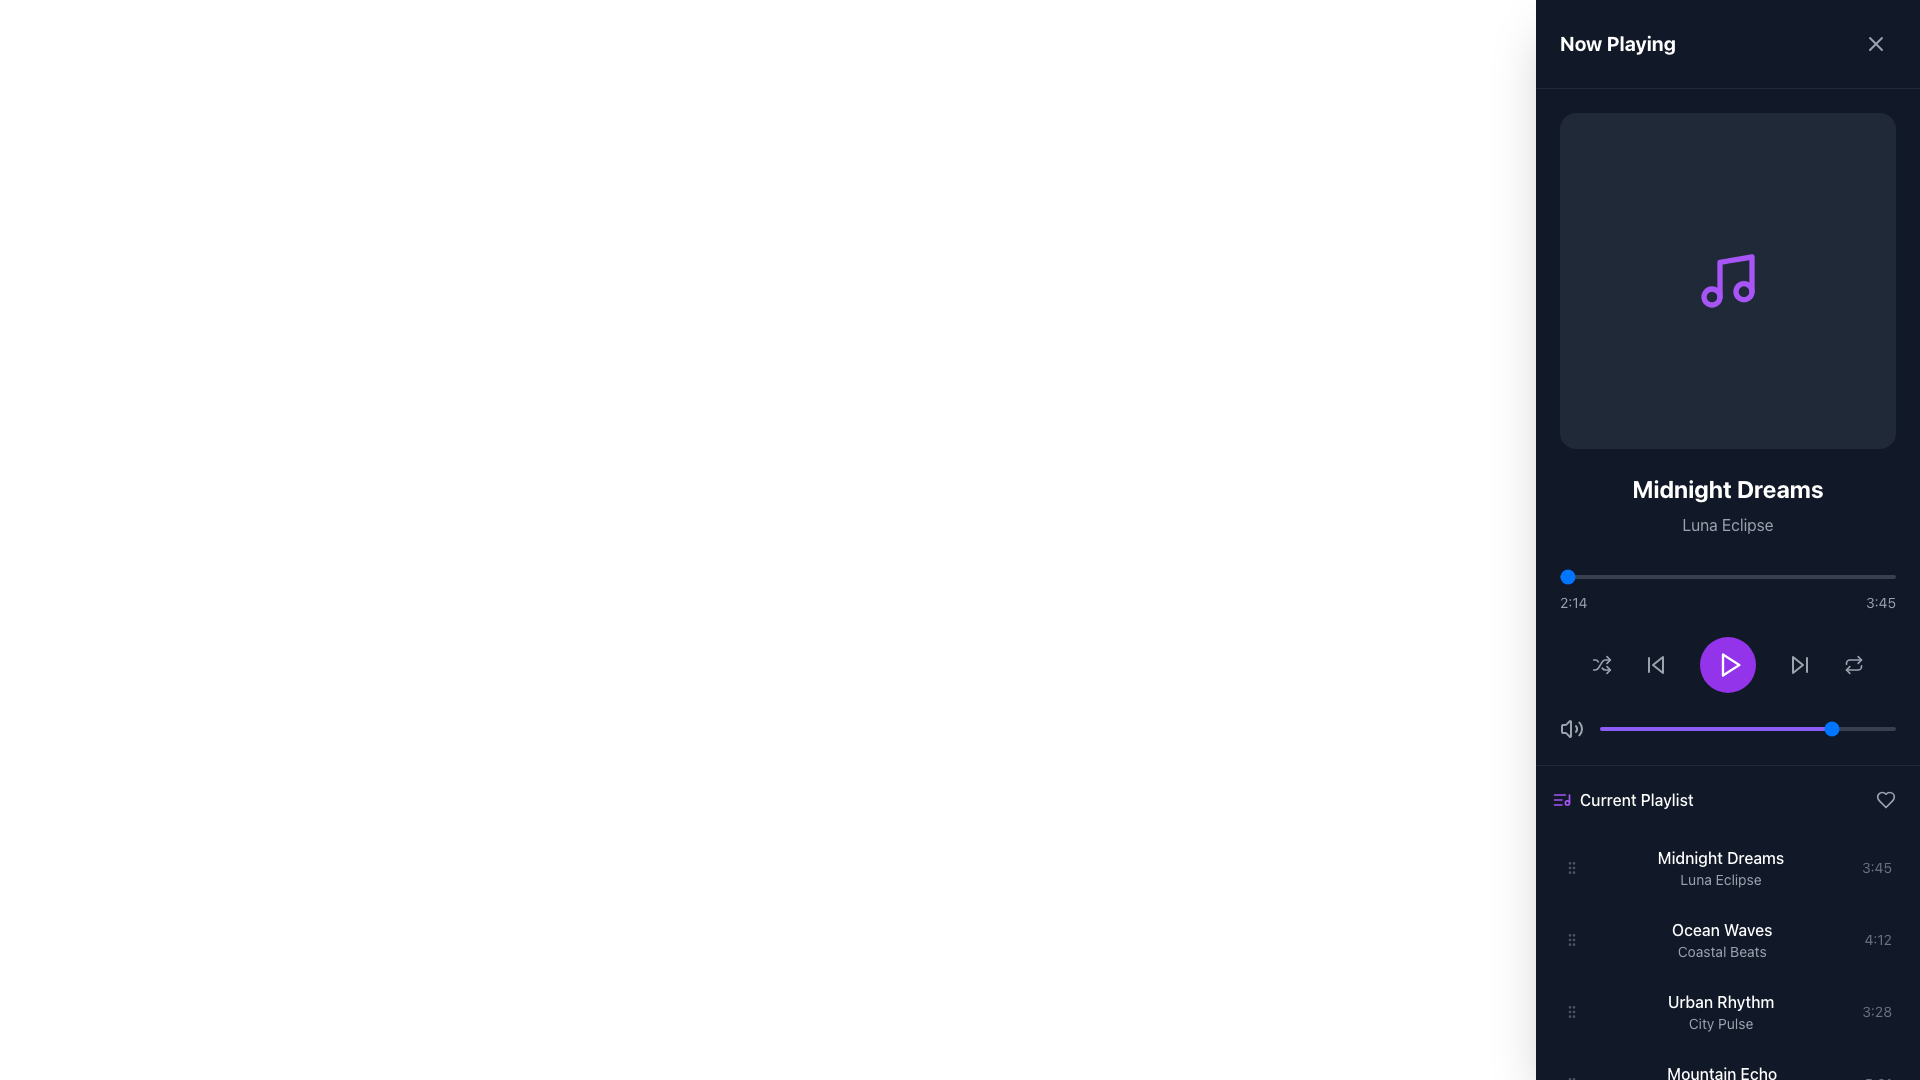 The width and height of the screenshot is (1920, 1080). What do you see at coordinates (1875, 866) in the screenshot?
I see `the text label displaying '3:45' which is styled in gray and located to the right of 'Midnight Dreams' and 'Luna Eclipse' within the playlist entry` at bounding box center [1875, 866].